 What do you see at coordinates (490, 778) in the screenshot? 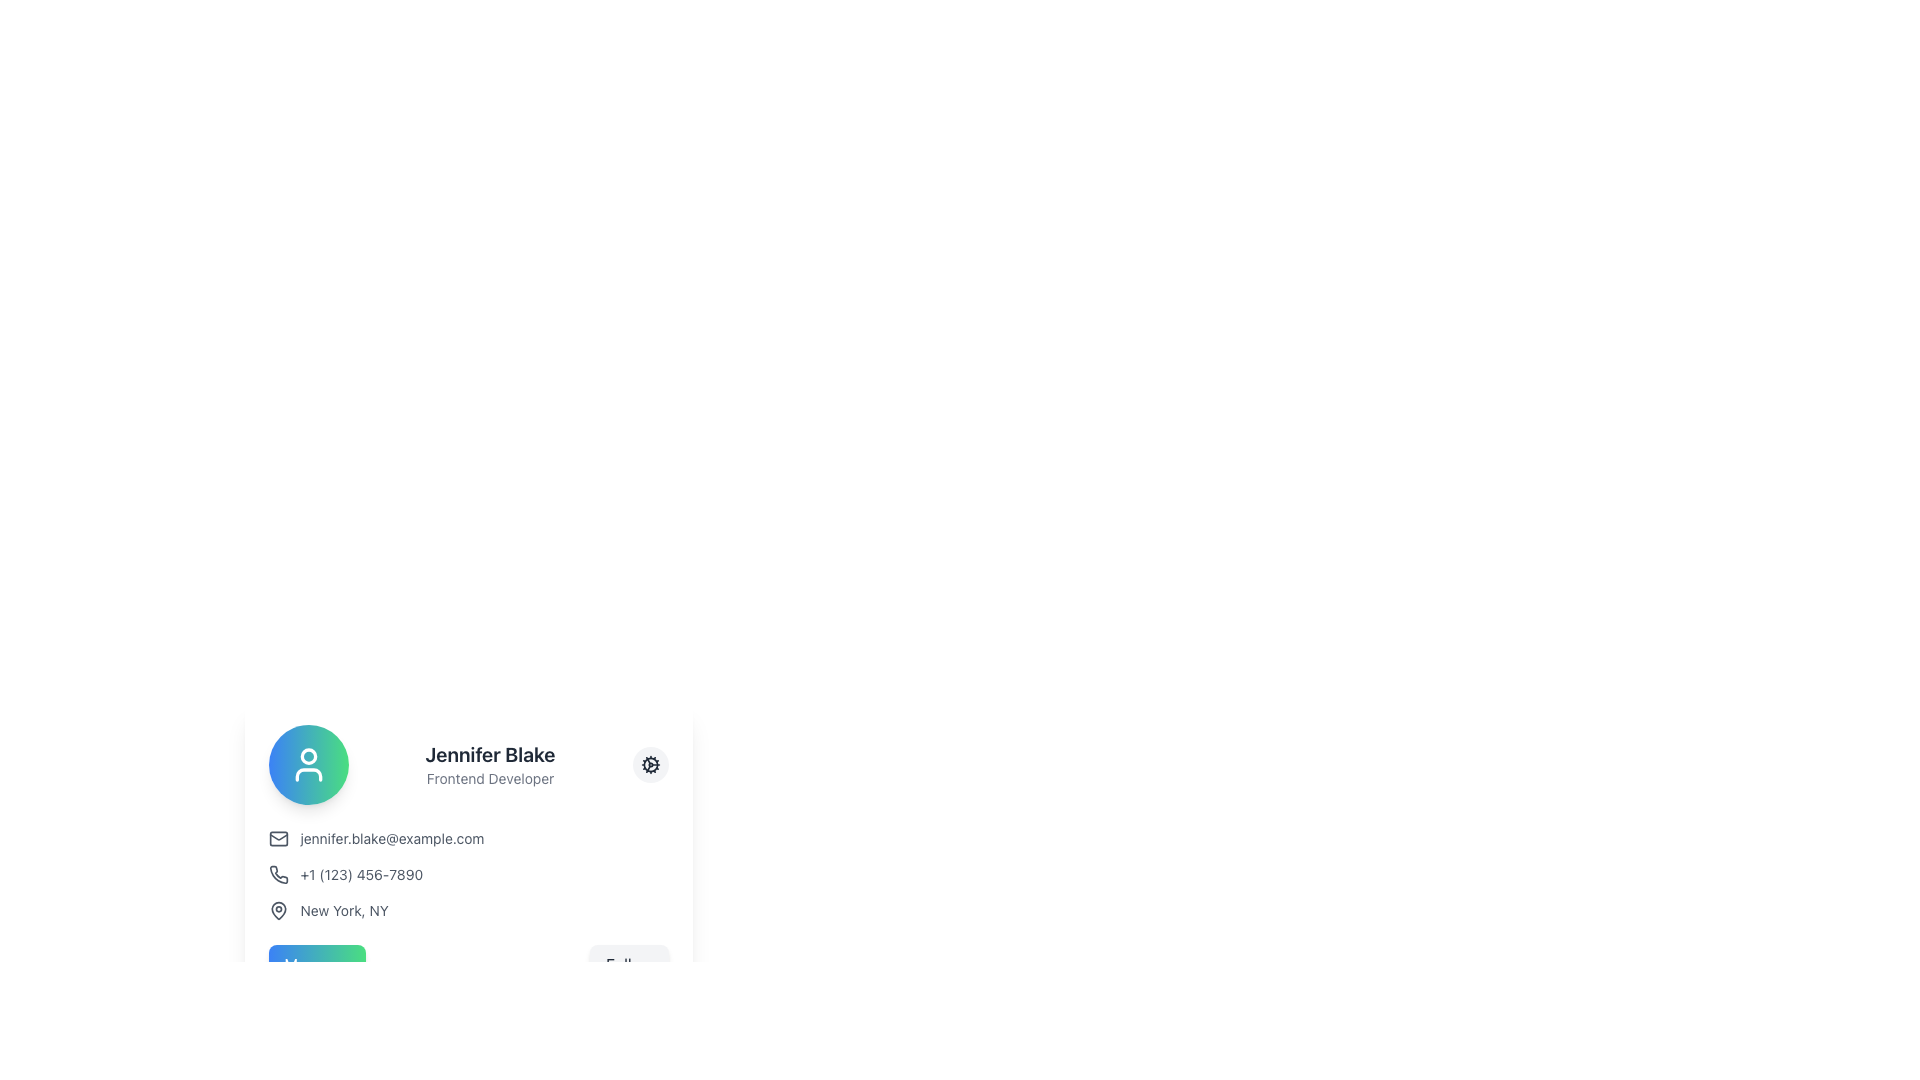
I see `the text block indicating the user's profession, which reads 'Frontend Developer', located directly below 'Jennifer Blake'` at bounding box center [490, 778].